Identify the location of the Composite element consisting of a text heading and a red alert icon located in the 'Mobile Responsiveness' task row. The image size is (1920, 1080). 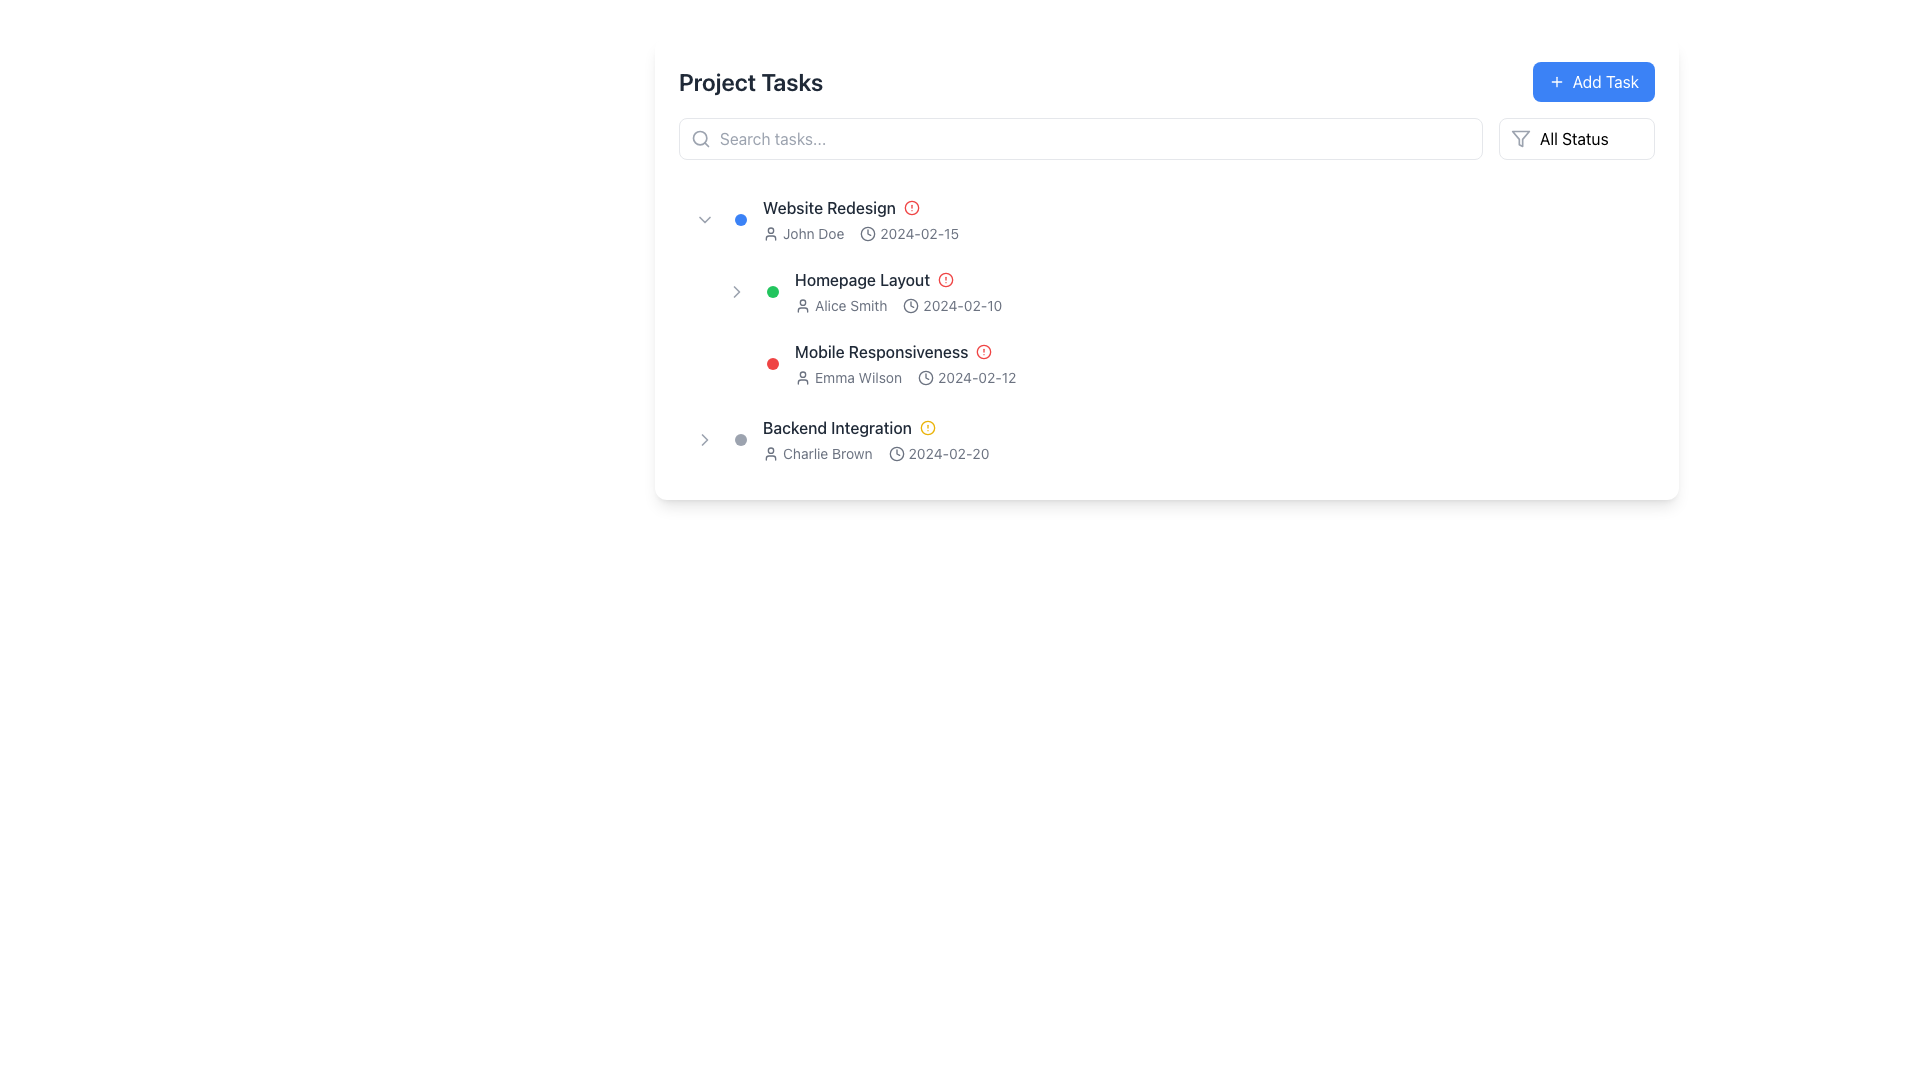
(1218, 350).